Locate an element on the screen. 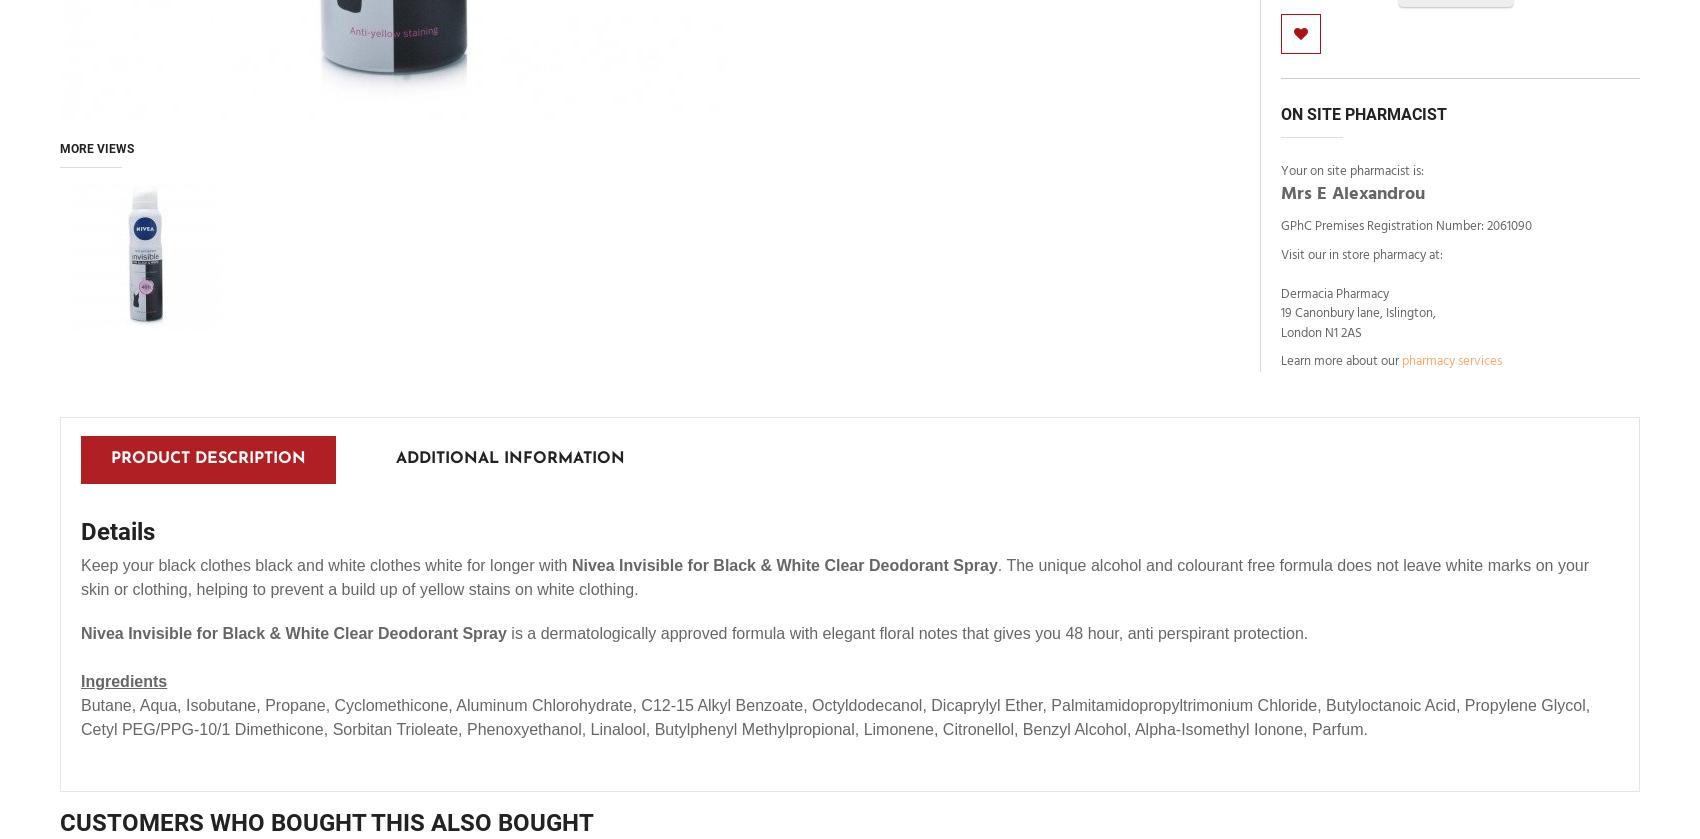 The image size is (1700, 839). 'pharmacy services' is located at coordinates (1450, 361).